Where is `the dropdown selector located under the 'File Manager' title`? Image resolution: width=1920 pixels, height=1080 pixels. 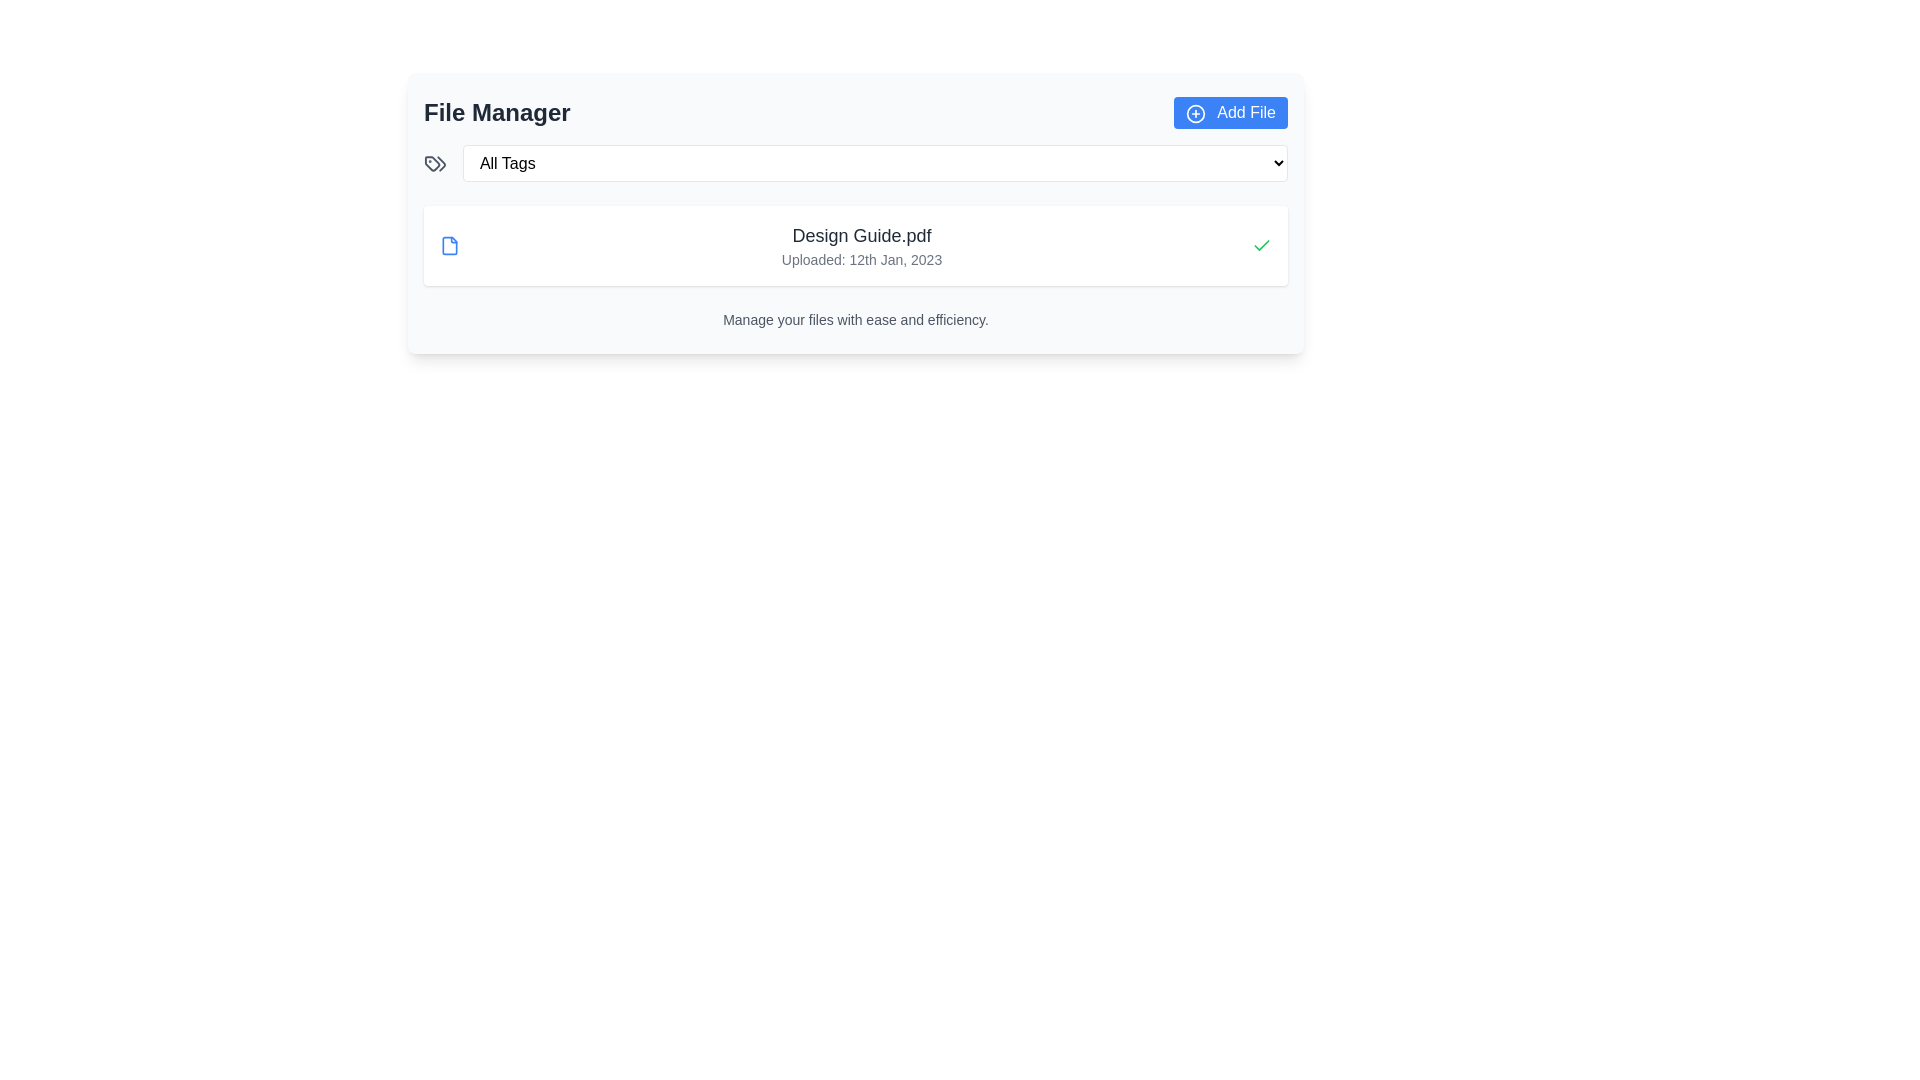 the dropdown selector located under the 'File Manager' title is located at coordinates (874, 161).